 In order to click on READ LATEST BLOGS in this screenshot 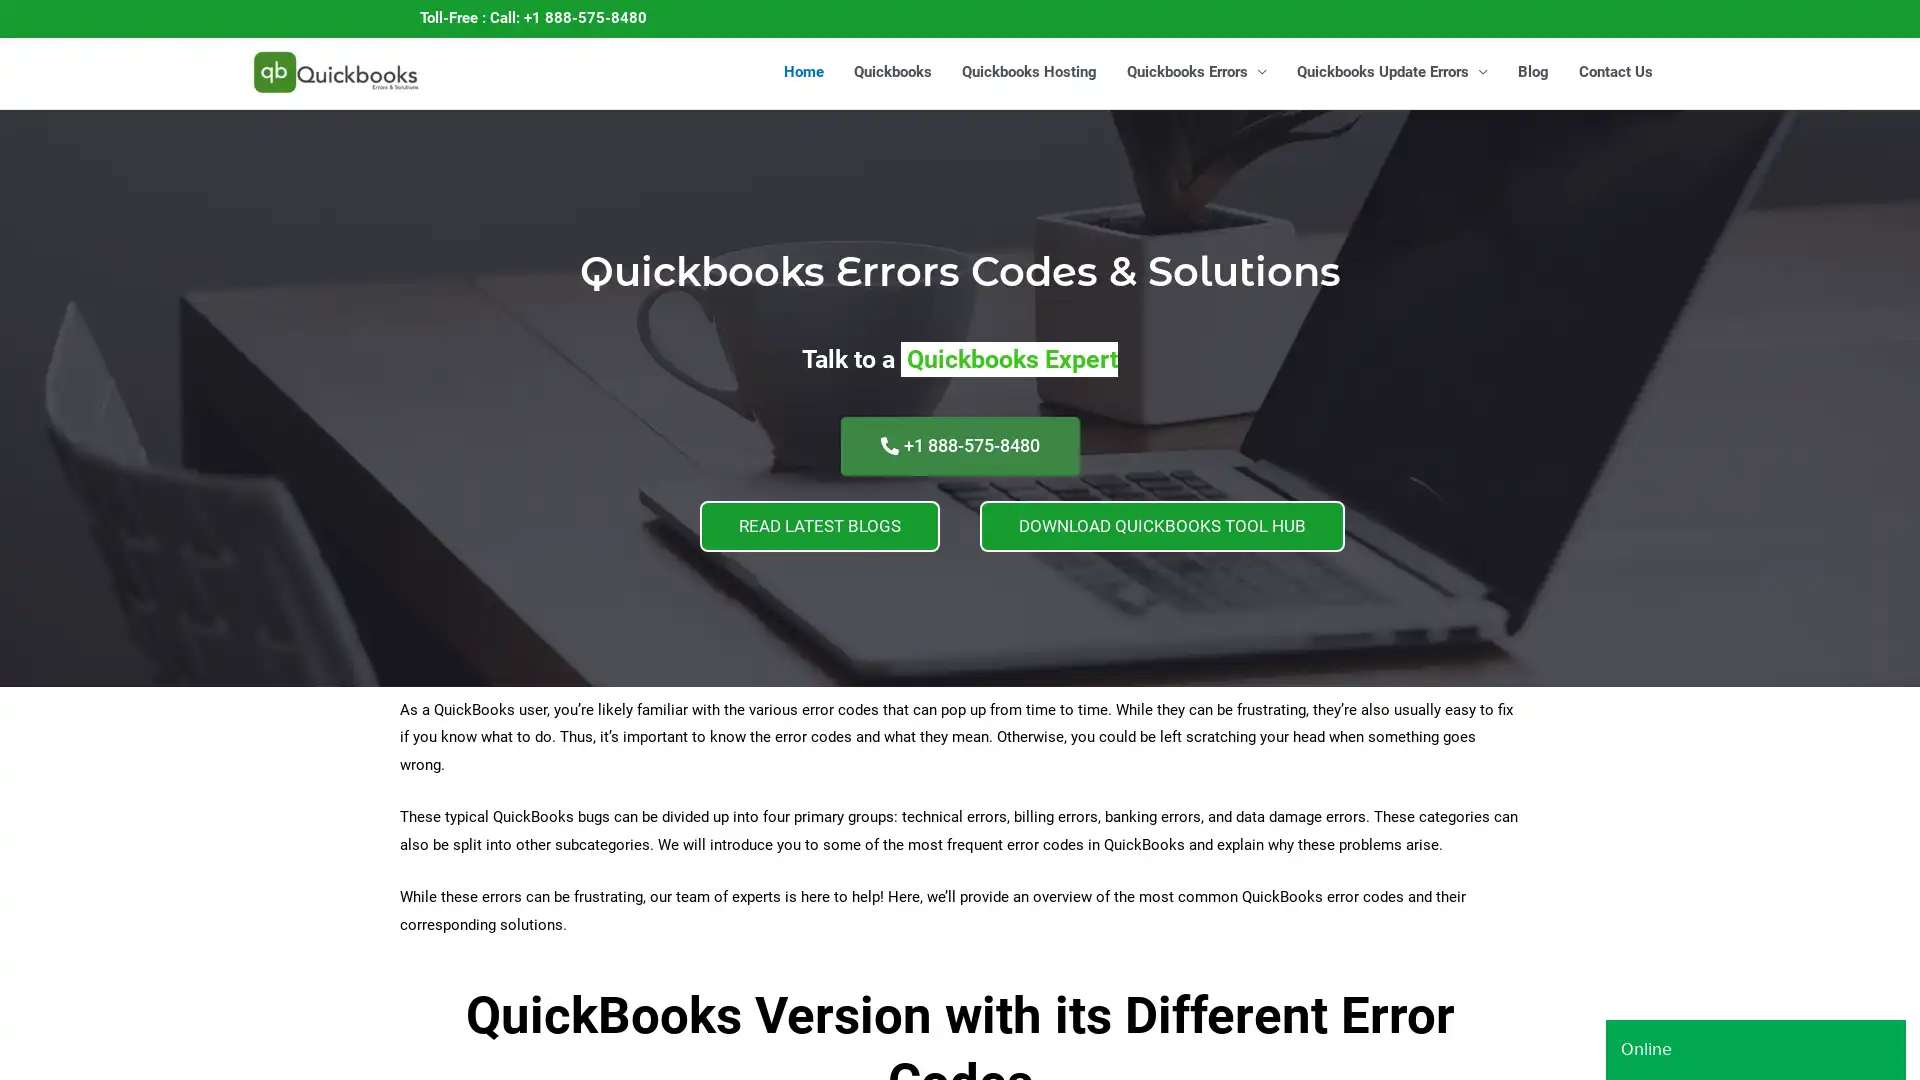, I will do `click(820, 524)`.